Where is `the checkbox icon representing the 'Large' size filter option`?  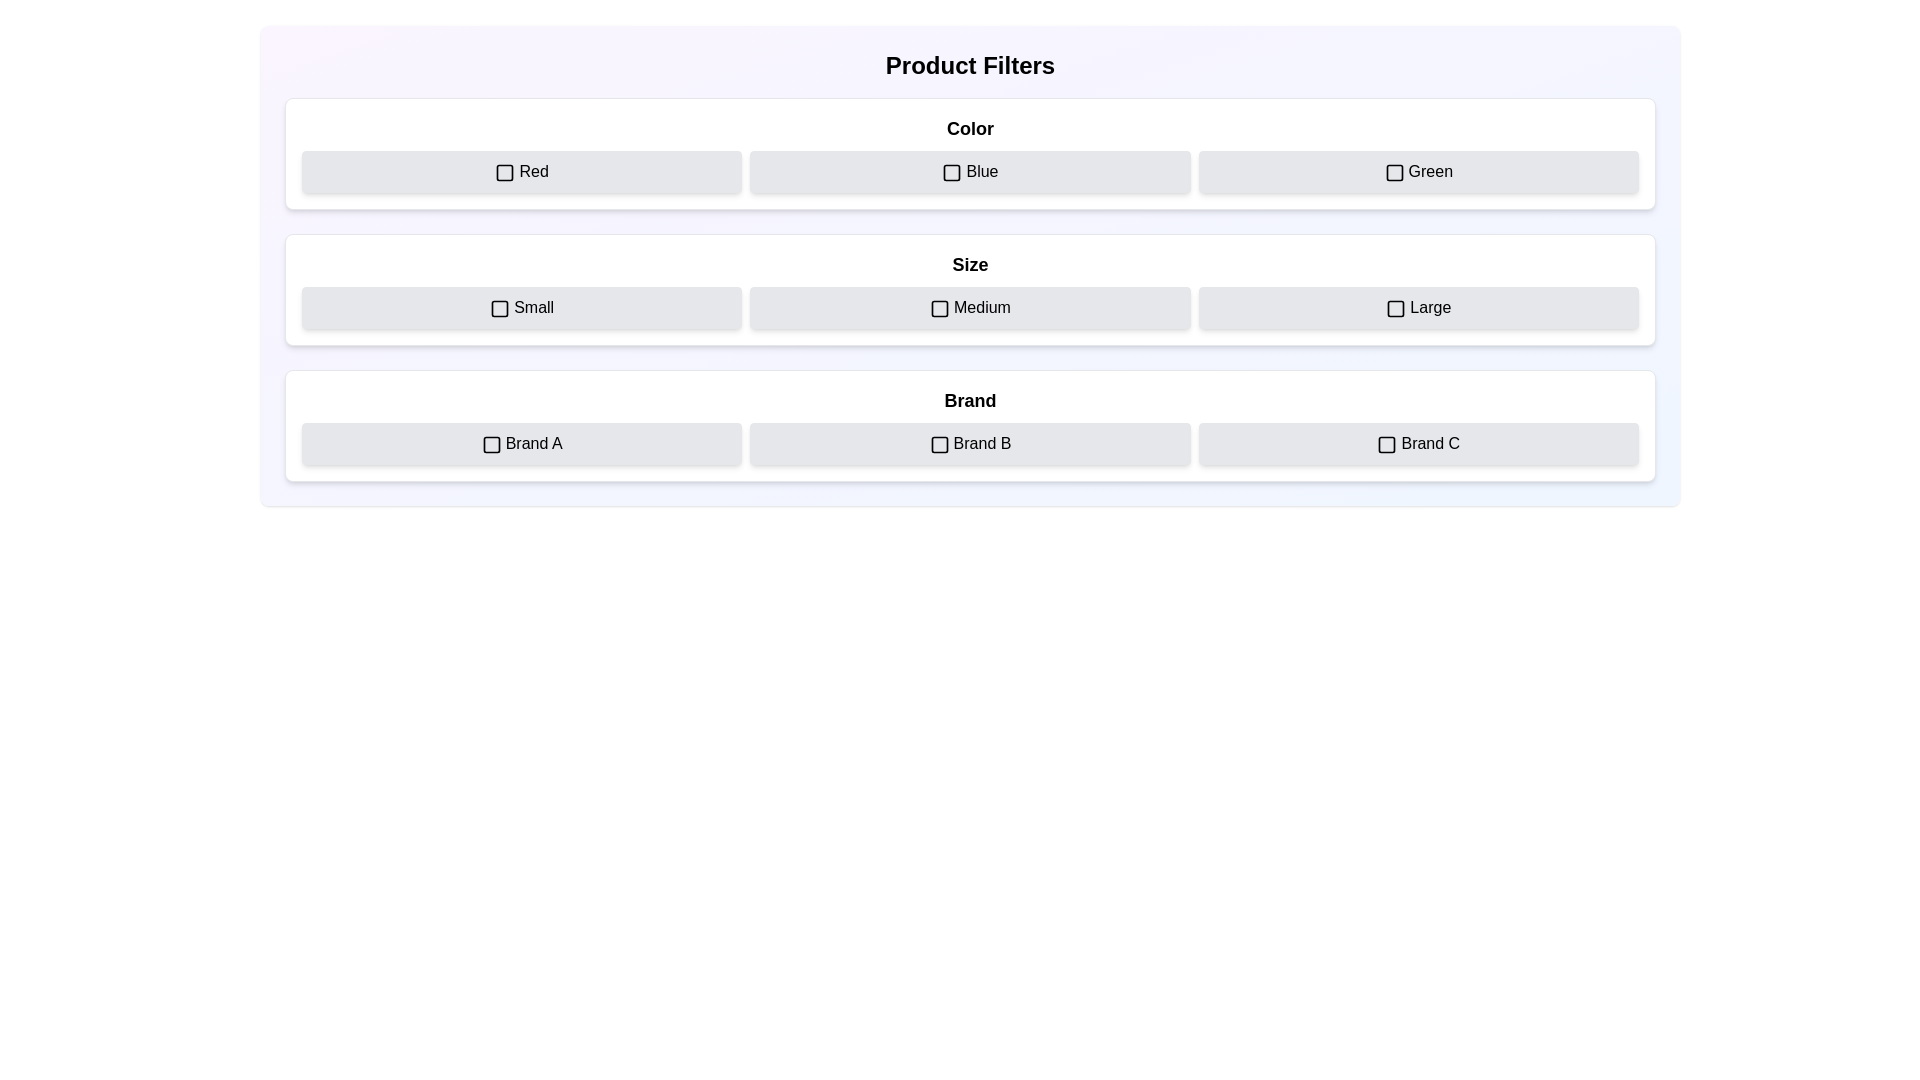
the checkbox icon representing the 'Large' size filter option is located at coordinates (1395, 308).